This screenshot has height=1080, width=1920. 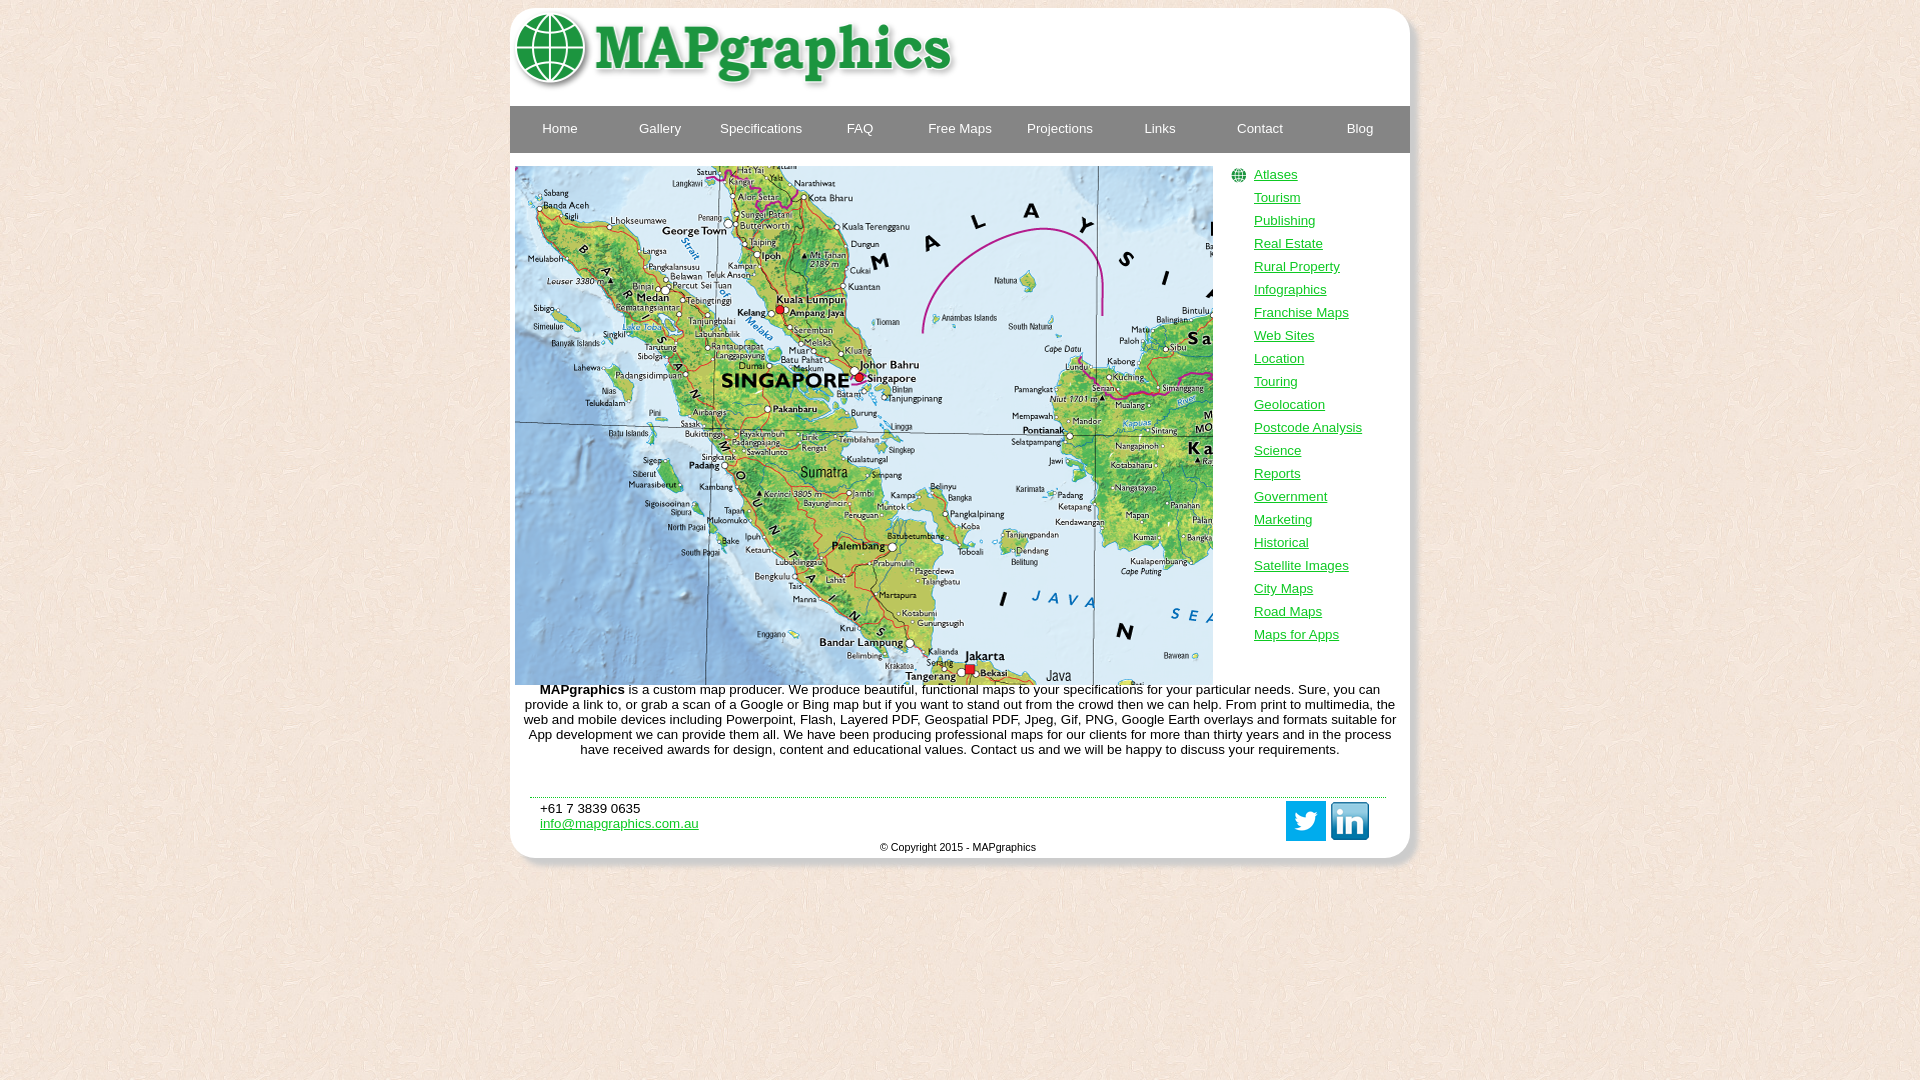 What do you see at coordinates (1275, 173) in the screenshot?
I see `'Atlases'` at bounding box center [1275, 173].